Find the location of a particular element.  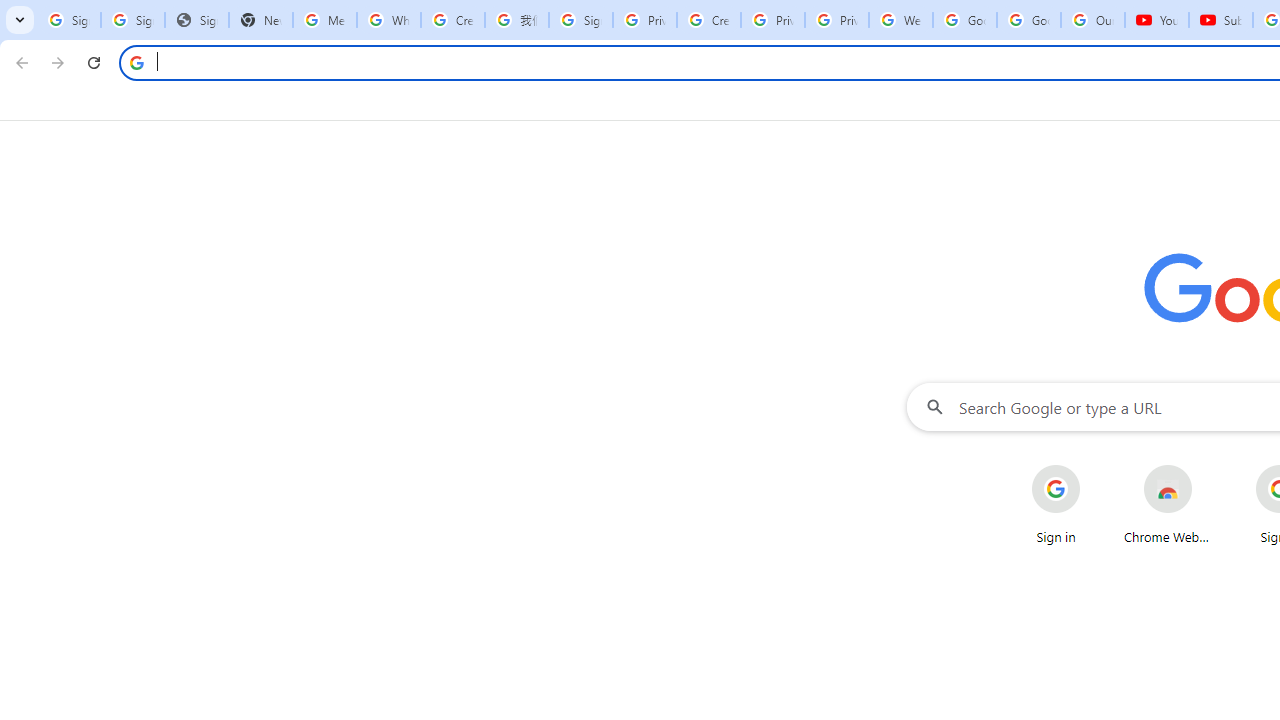

'Sign in - Google Accounts' is located at coordinates (580, 20).